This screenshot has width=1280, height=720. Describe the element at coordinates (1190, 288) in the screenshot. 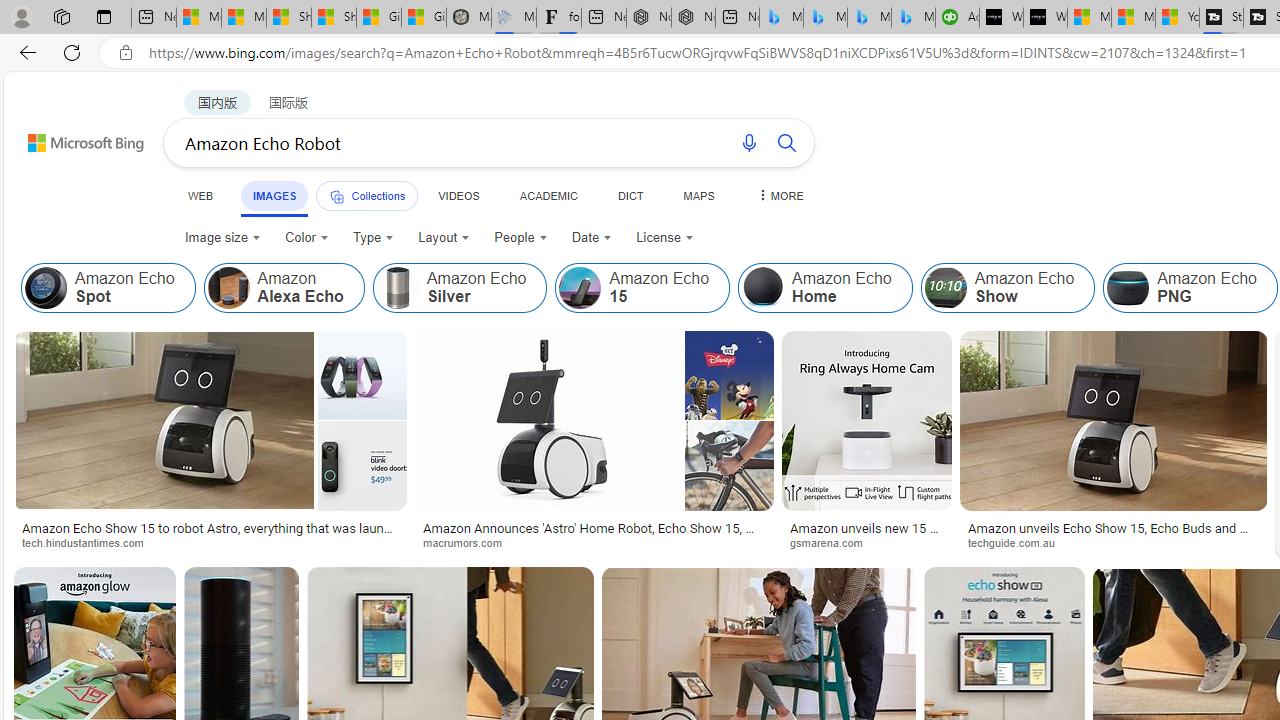

I see `'Amazon Echo PNG'` at that location.